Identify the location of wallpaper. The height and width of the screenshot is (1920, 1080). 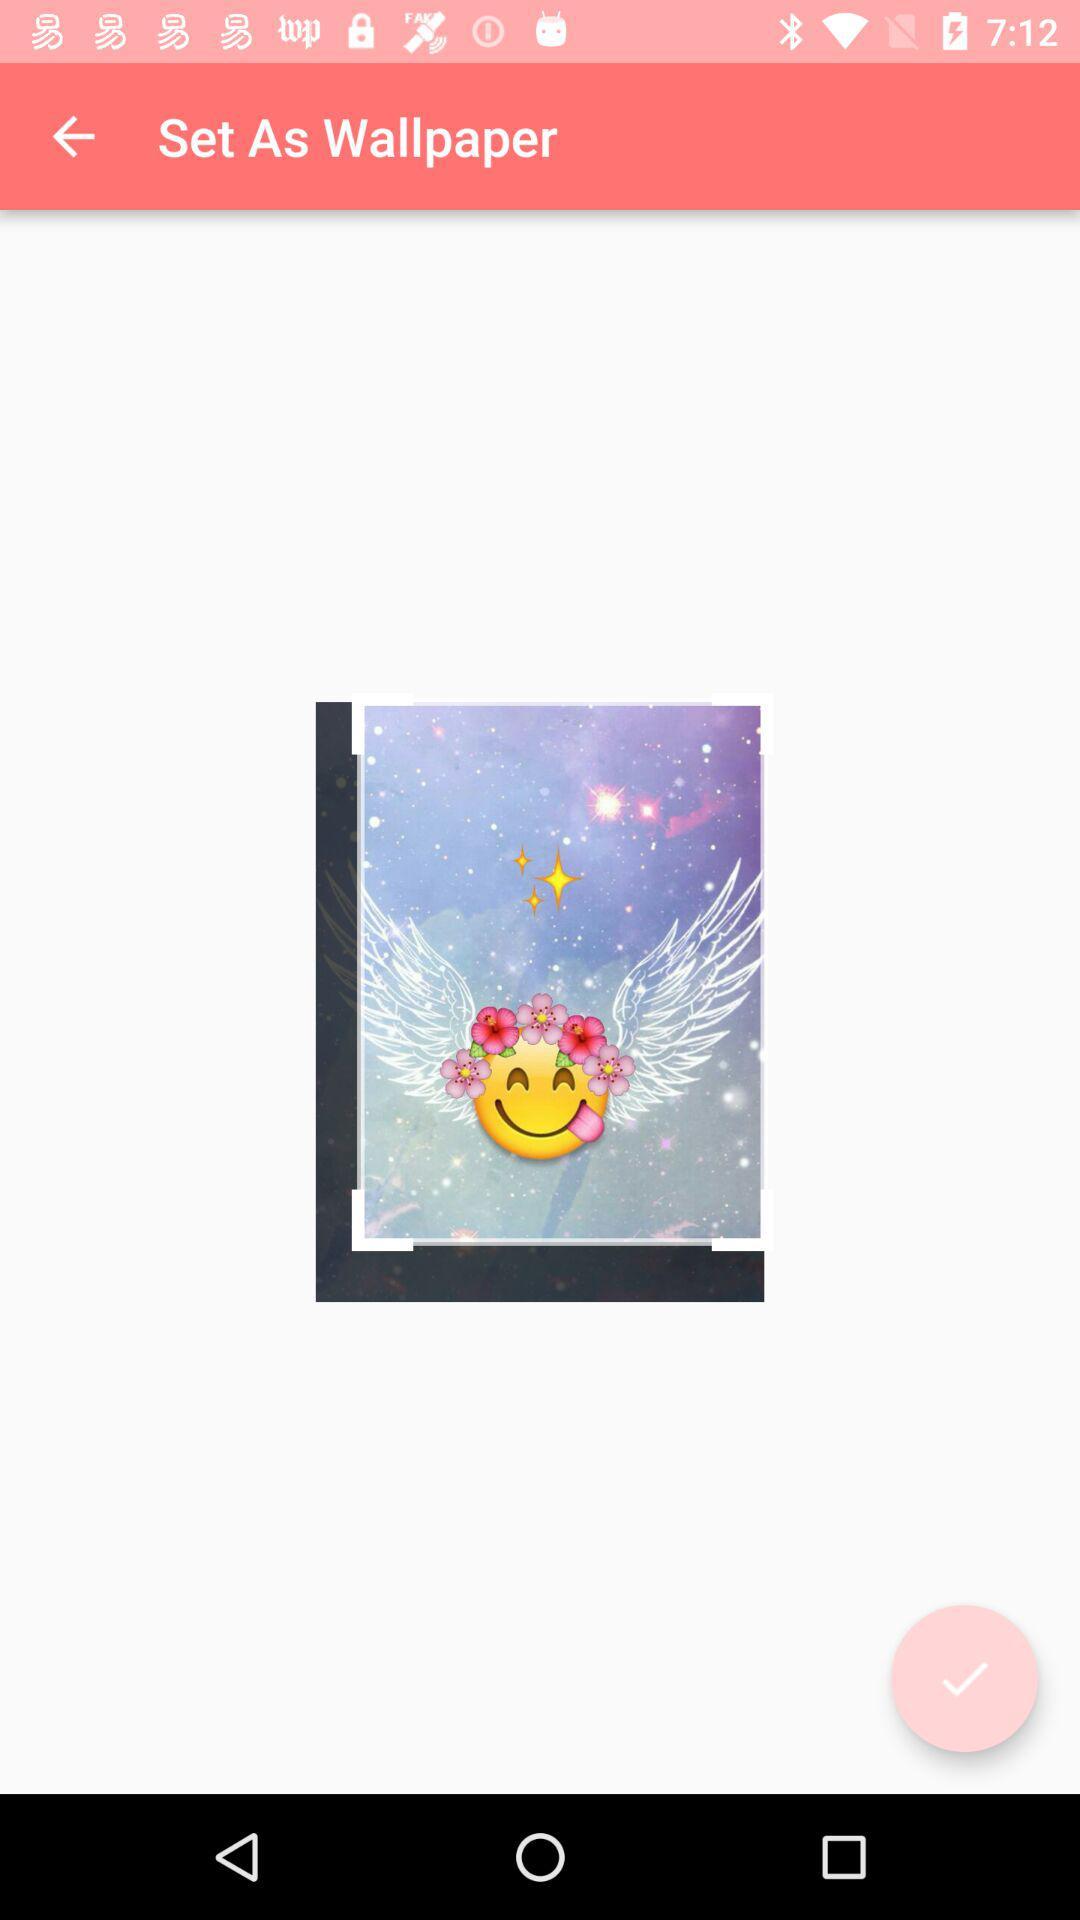
(963, 1678).